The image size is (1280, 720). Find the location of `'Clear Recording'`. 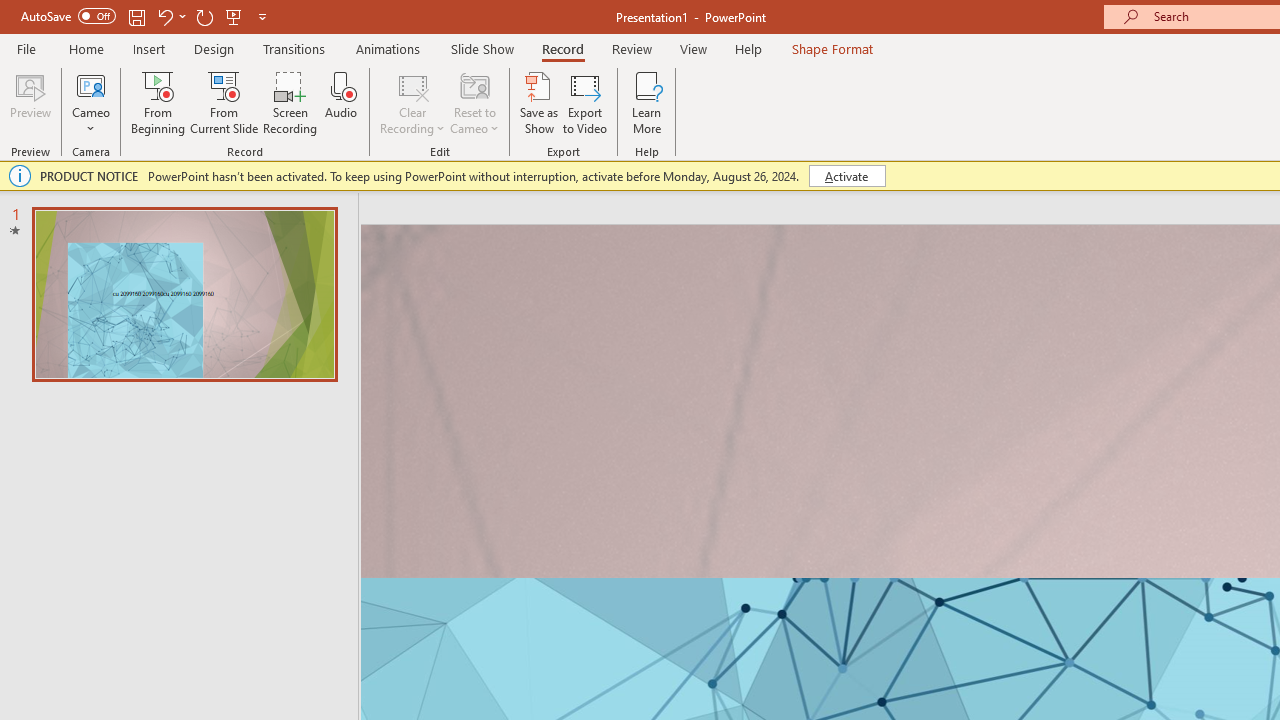

'Clear Recording' is located at coordinates (411, 103).